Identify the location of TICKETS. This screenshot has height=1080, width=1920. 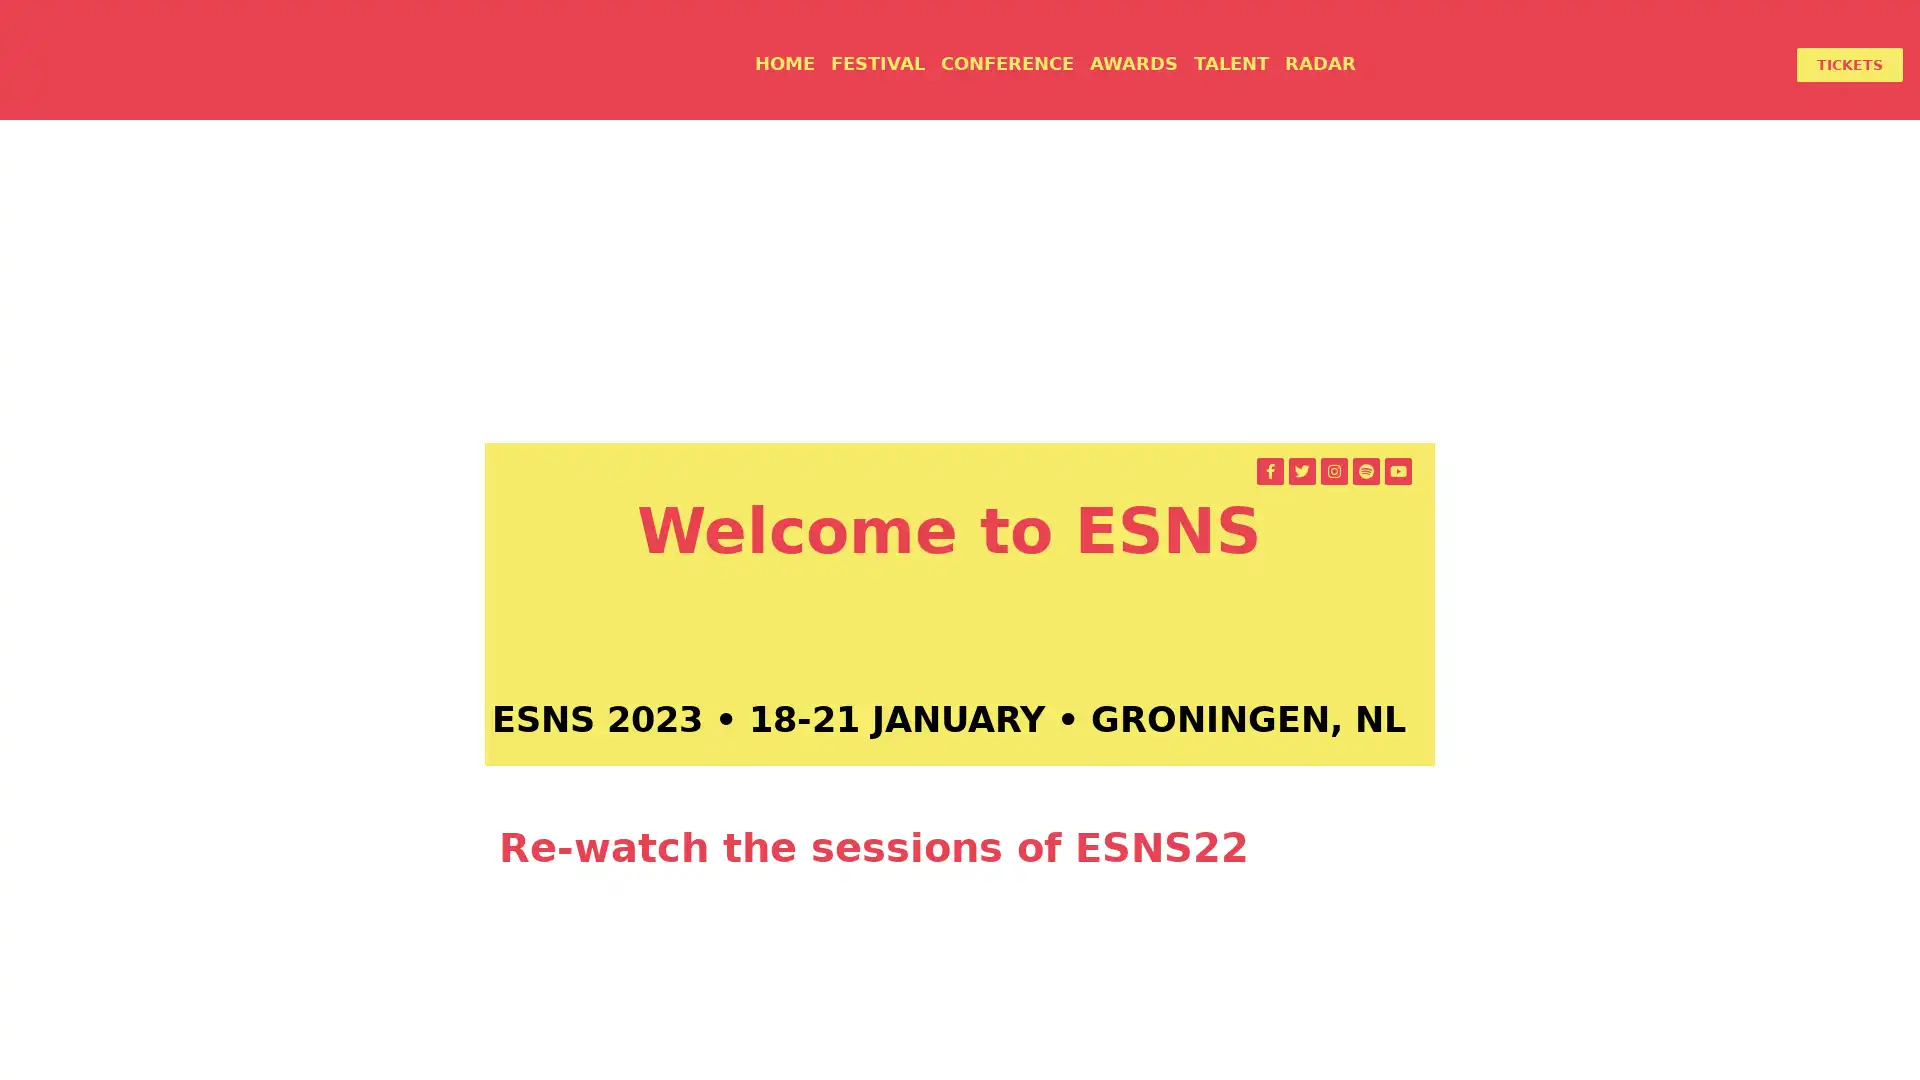
(1851, 64).